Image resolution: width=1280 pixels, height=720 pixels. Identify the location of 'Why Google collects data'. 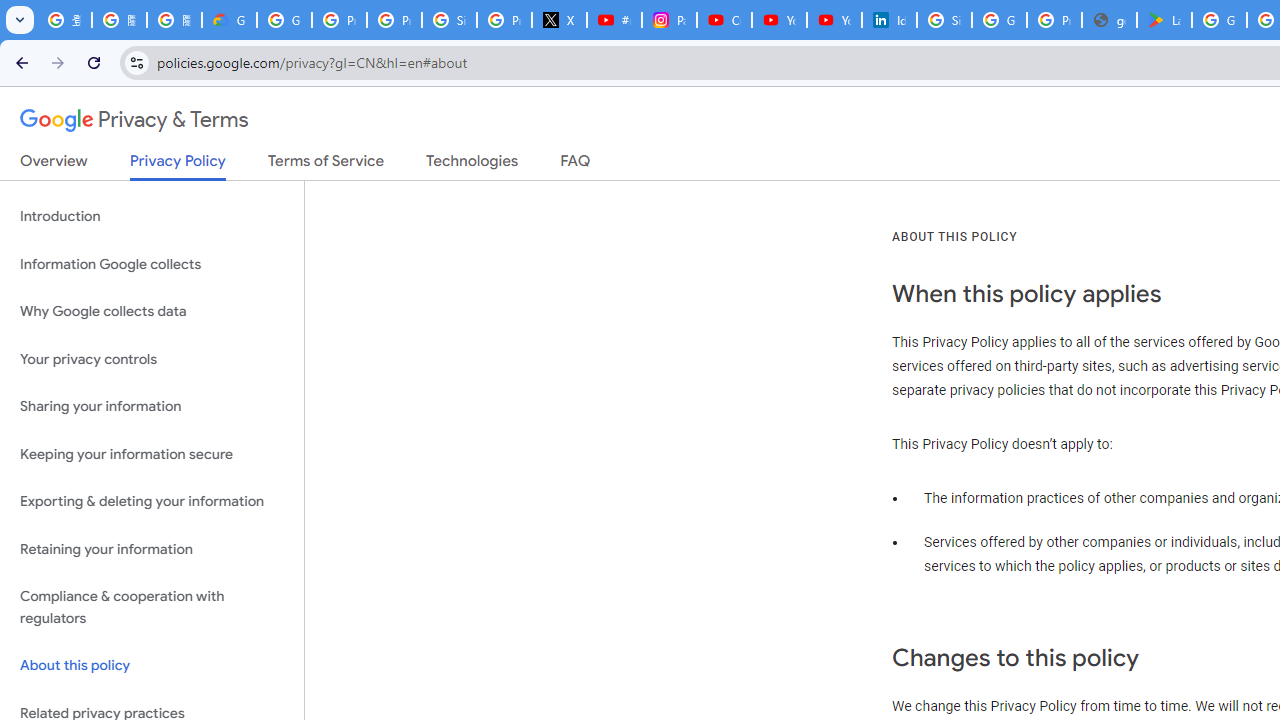
(151, 312).